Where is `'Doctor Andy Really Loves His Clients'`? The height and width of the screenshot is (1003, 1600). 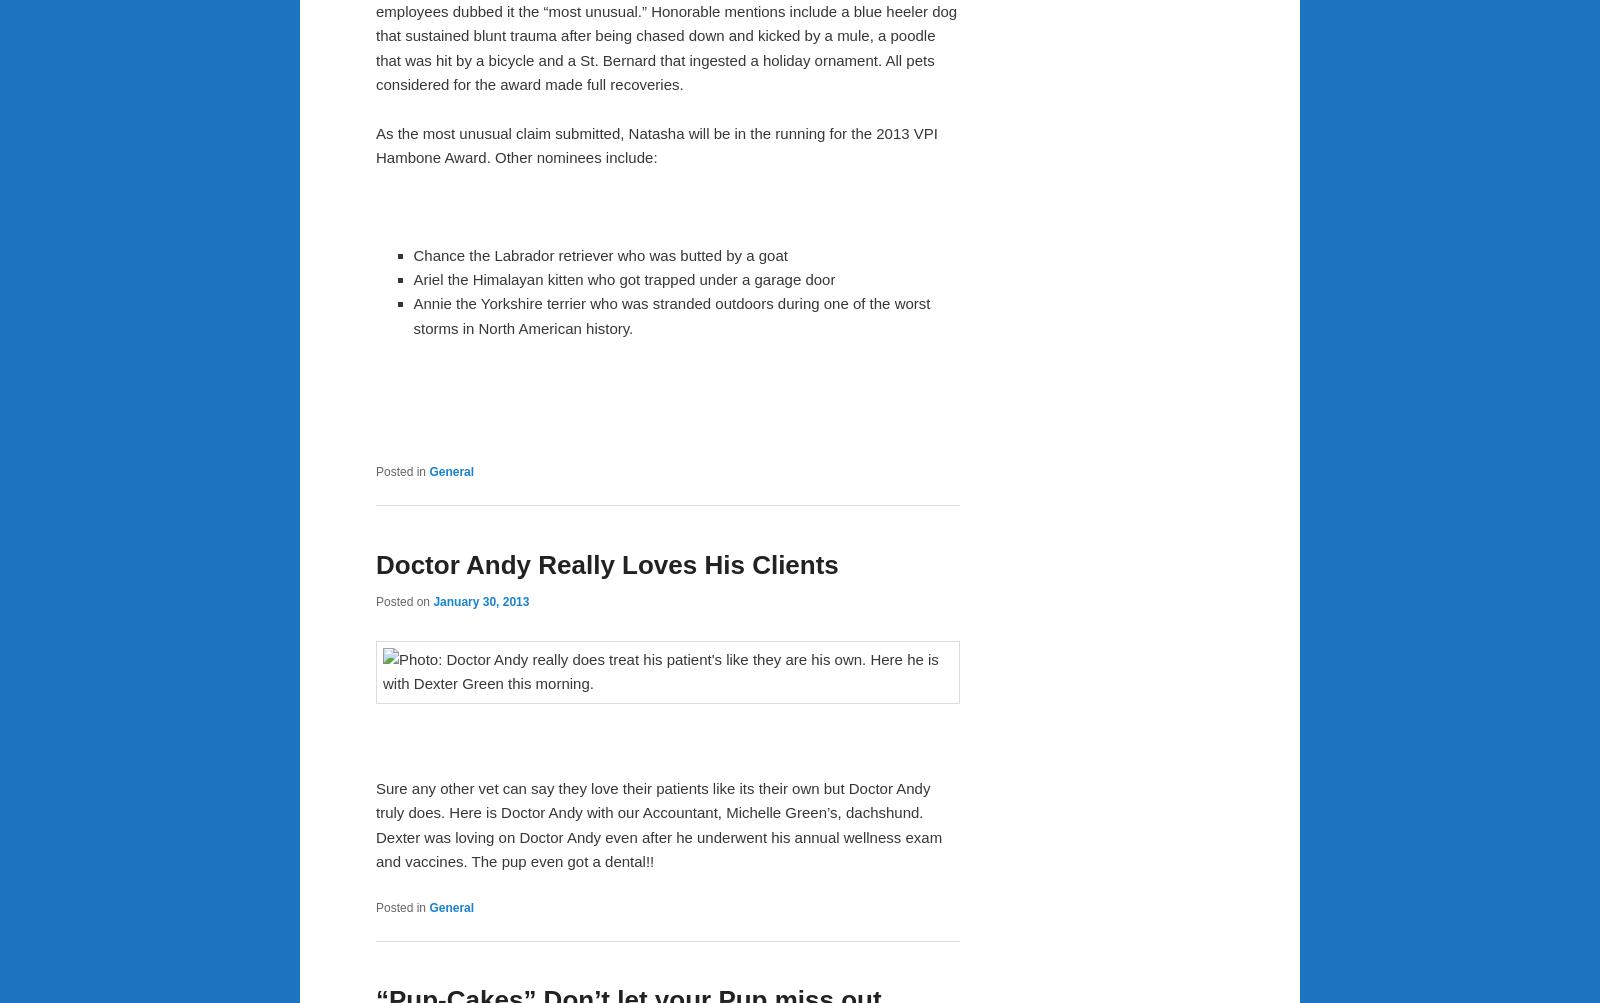 'Doctor Andy Really Loves His Clients' is located at coordinates (607, 562).